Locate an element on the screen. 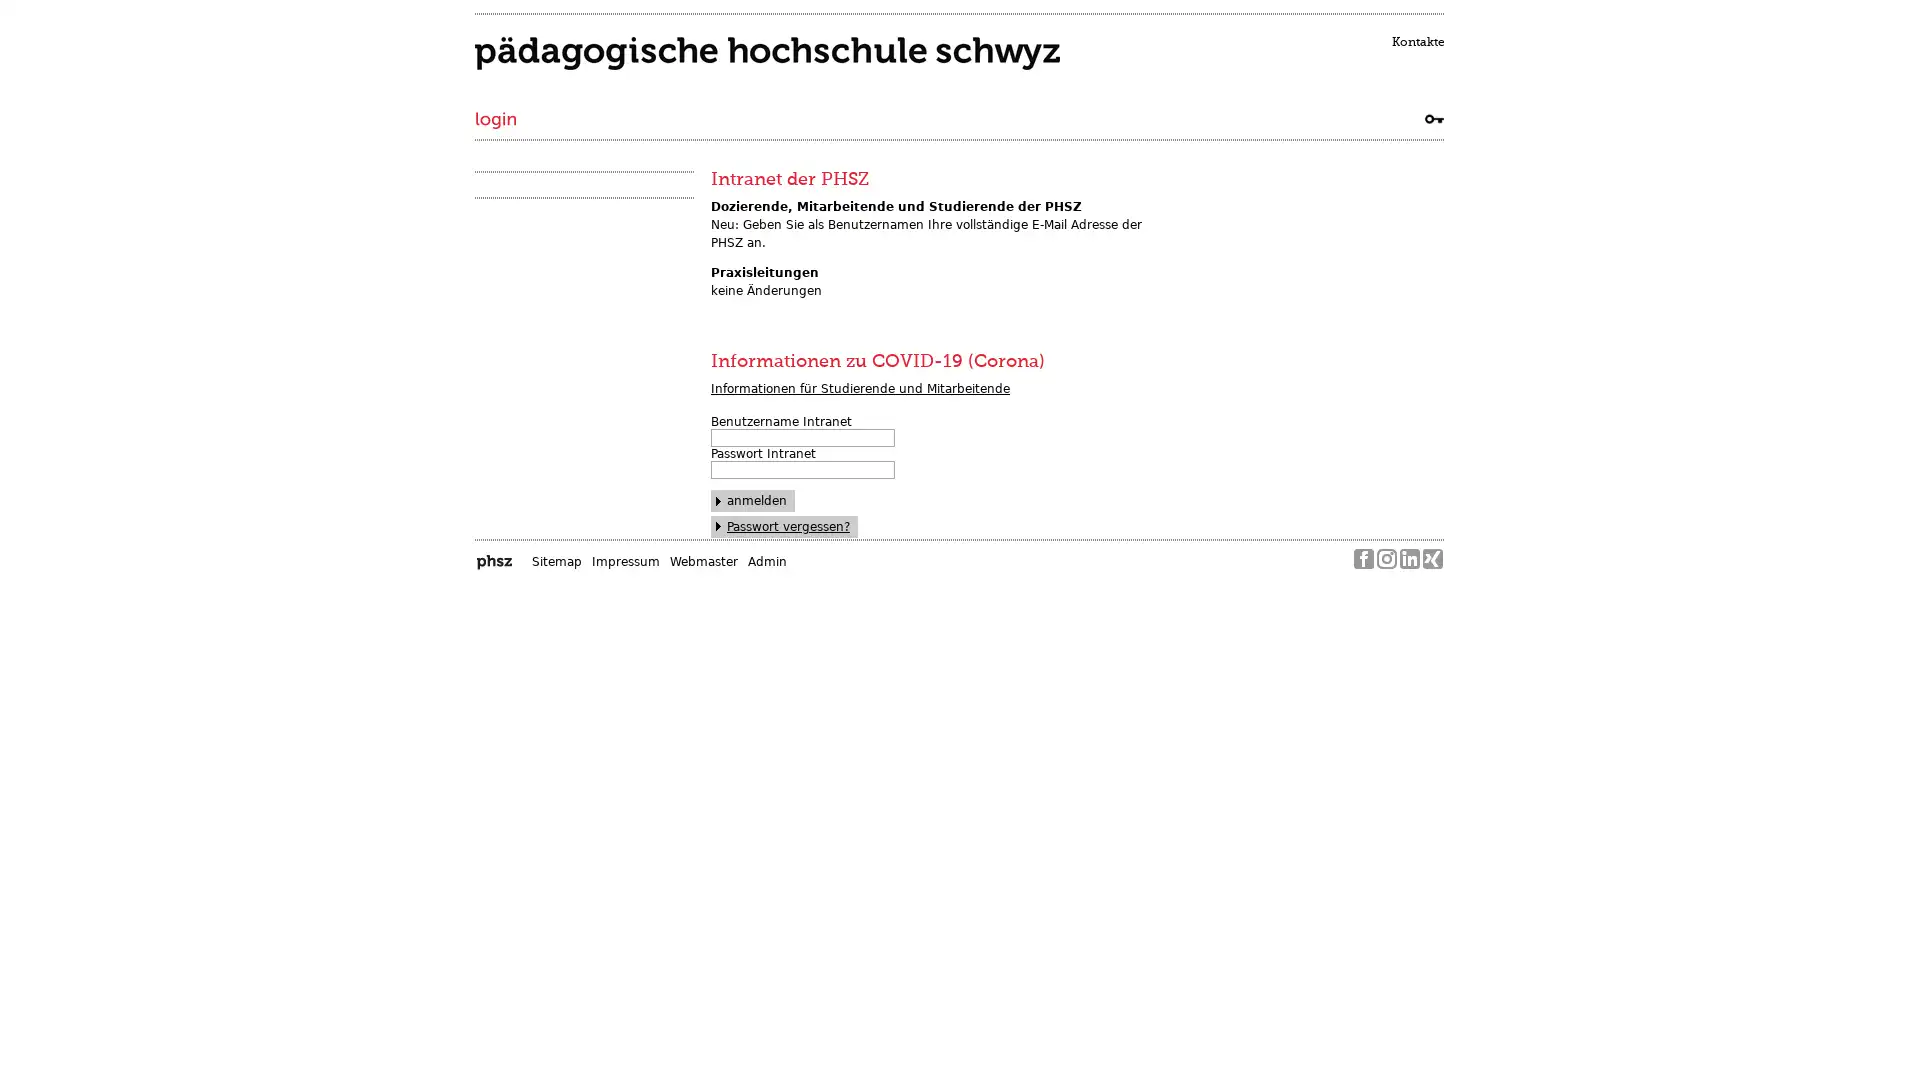 The width and height of the screenshot is (1920, 1080). anmelden is located at coordinates (752, 500).